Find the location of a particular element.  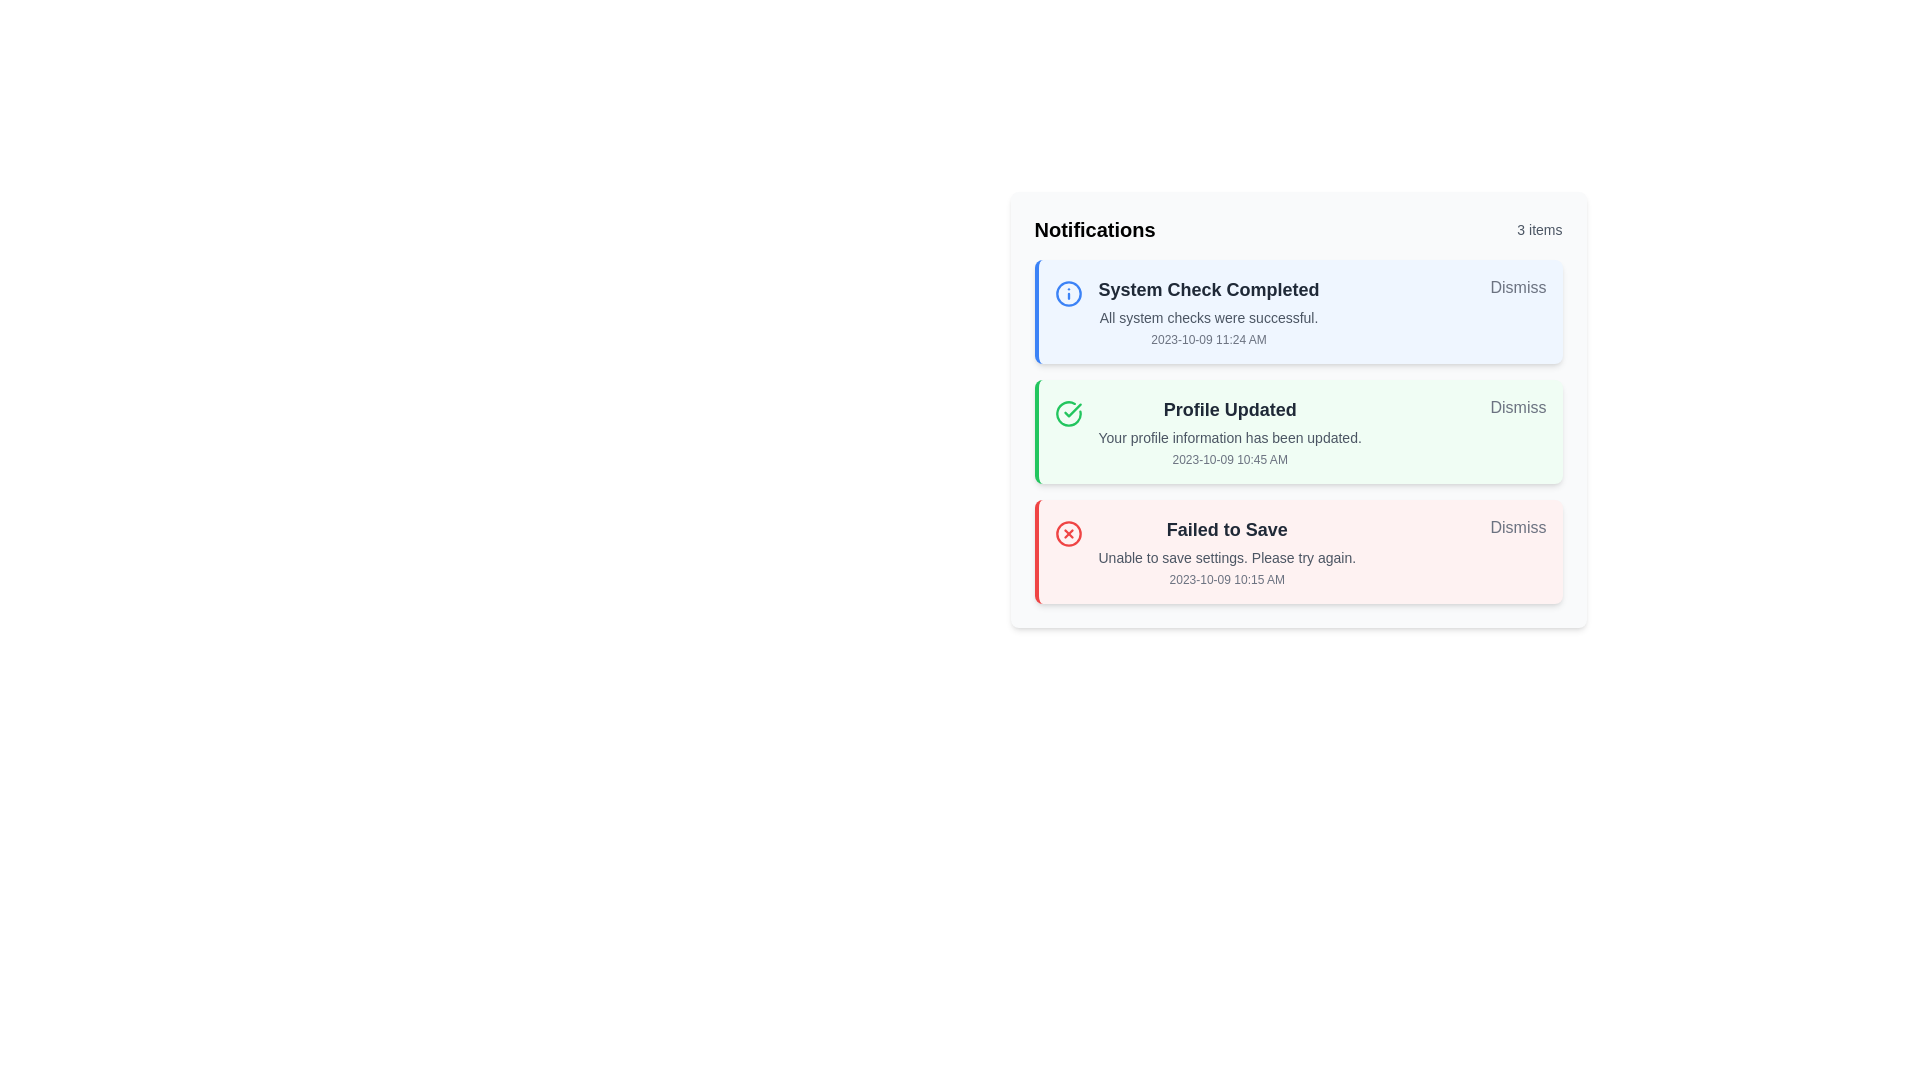

the circular blue-bordered icon with an informational symbol ('i') inside, located in the notification card titled 'System Check Completed' is located at coordinates (1067, 293).